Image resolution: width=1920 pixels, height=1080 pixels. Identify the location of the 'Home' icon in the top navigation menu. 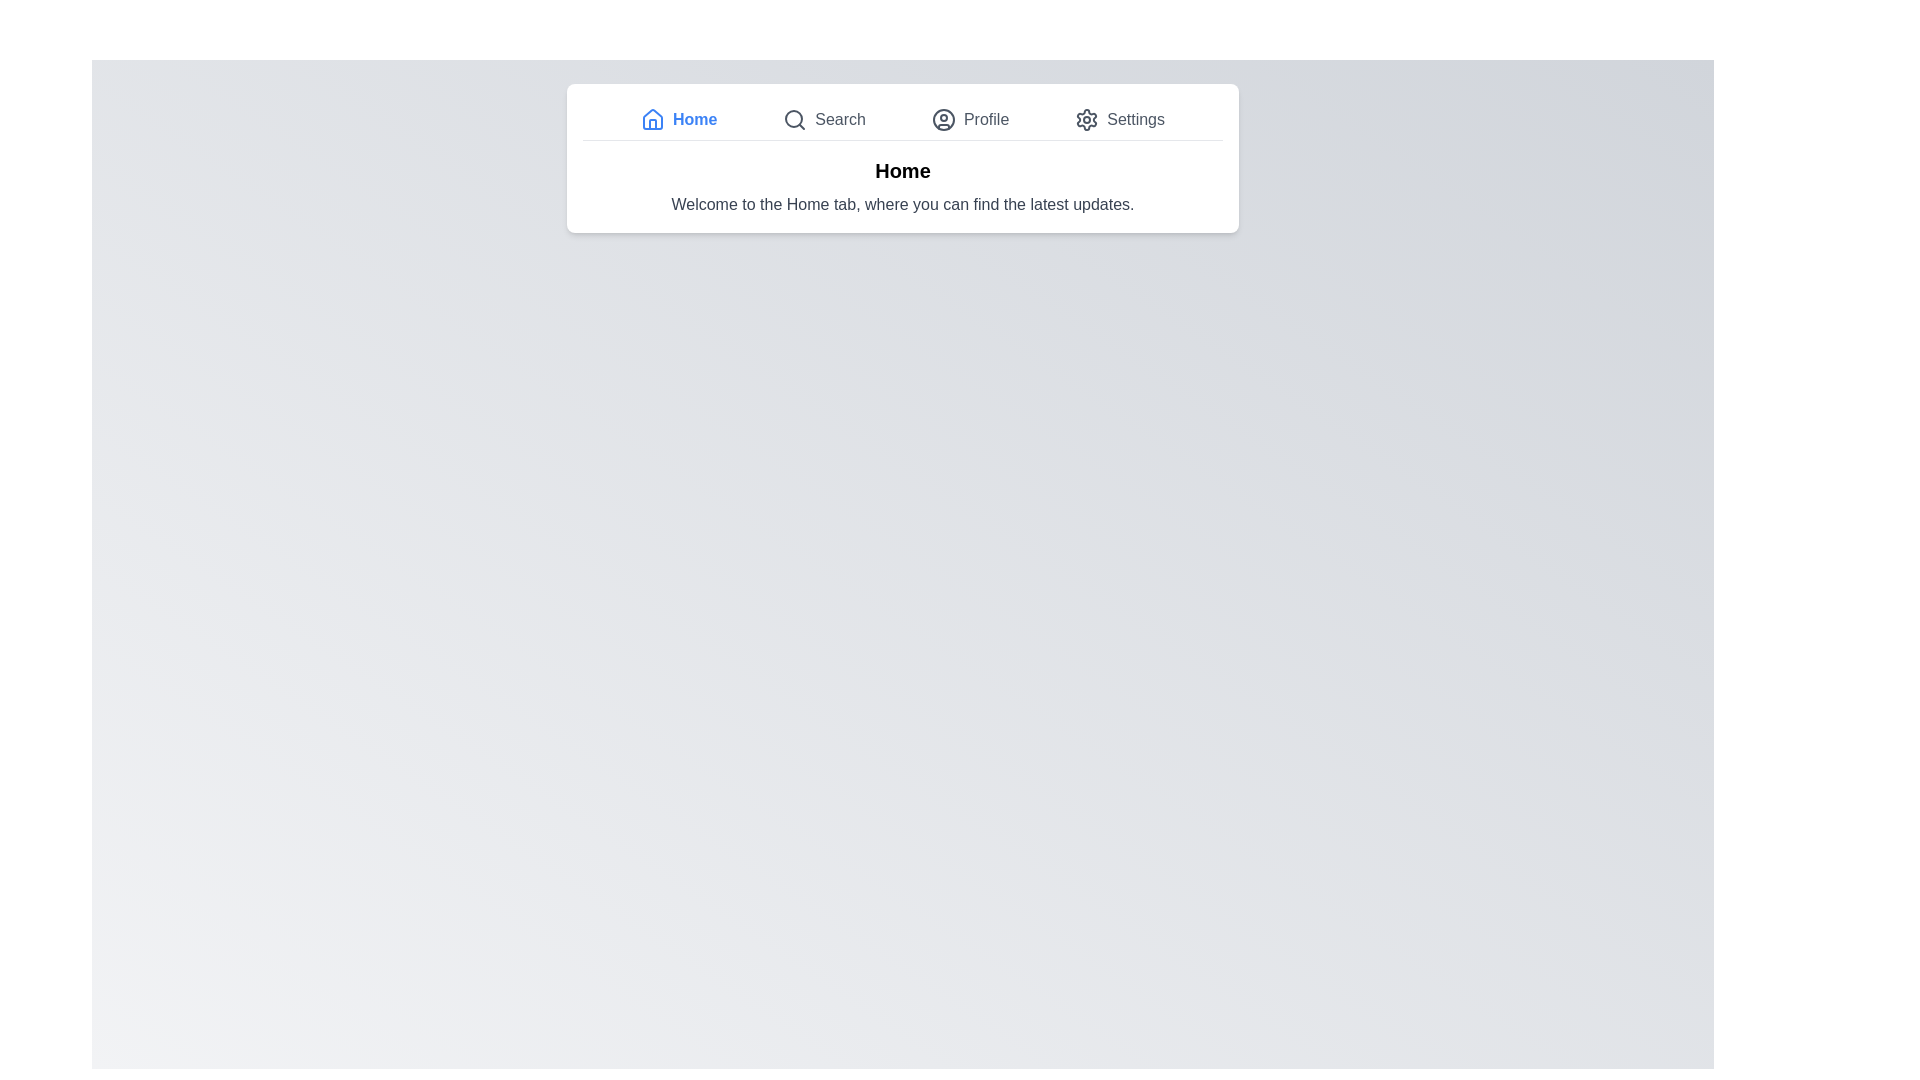
(652, 119).